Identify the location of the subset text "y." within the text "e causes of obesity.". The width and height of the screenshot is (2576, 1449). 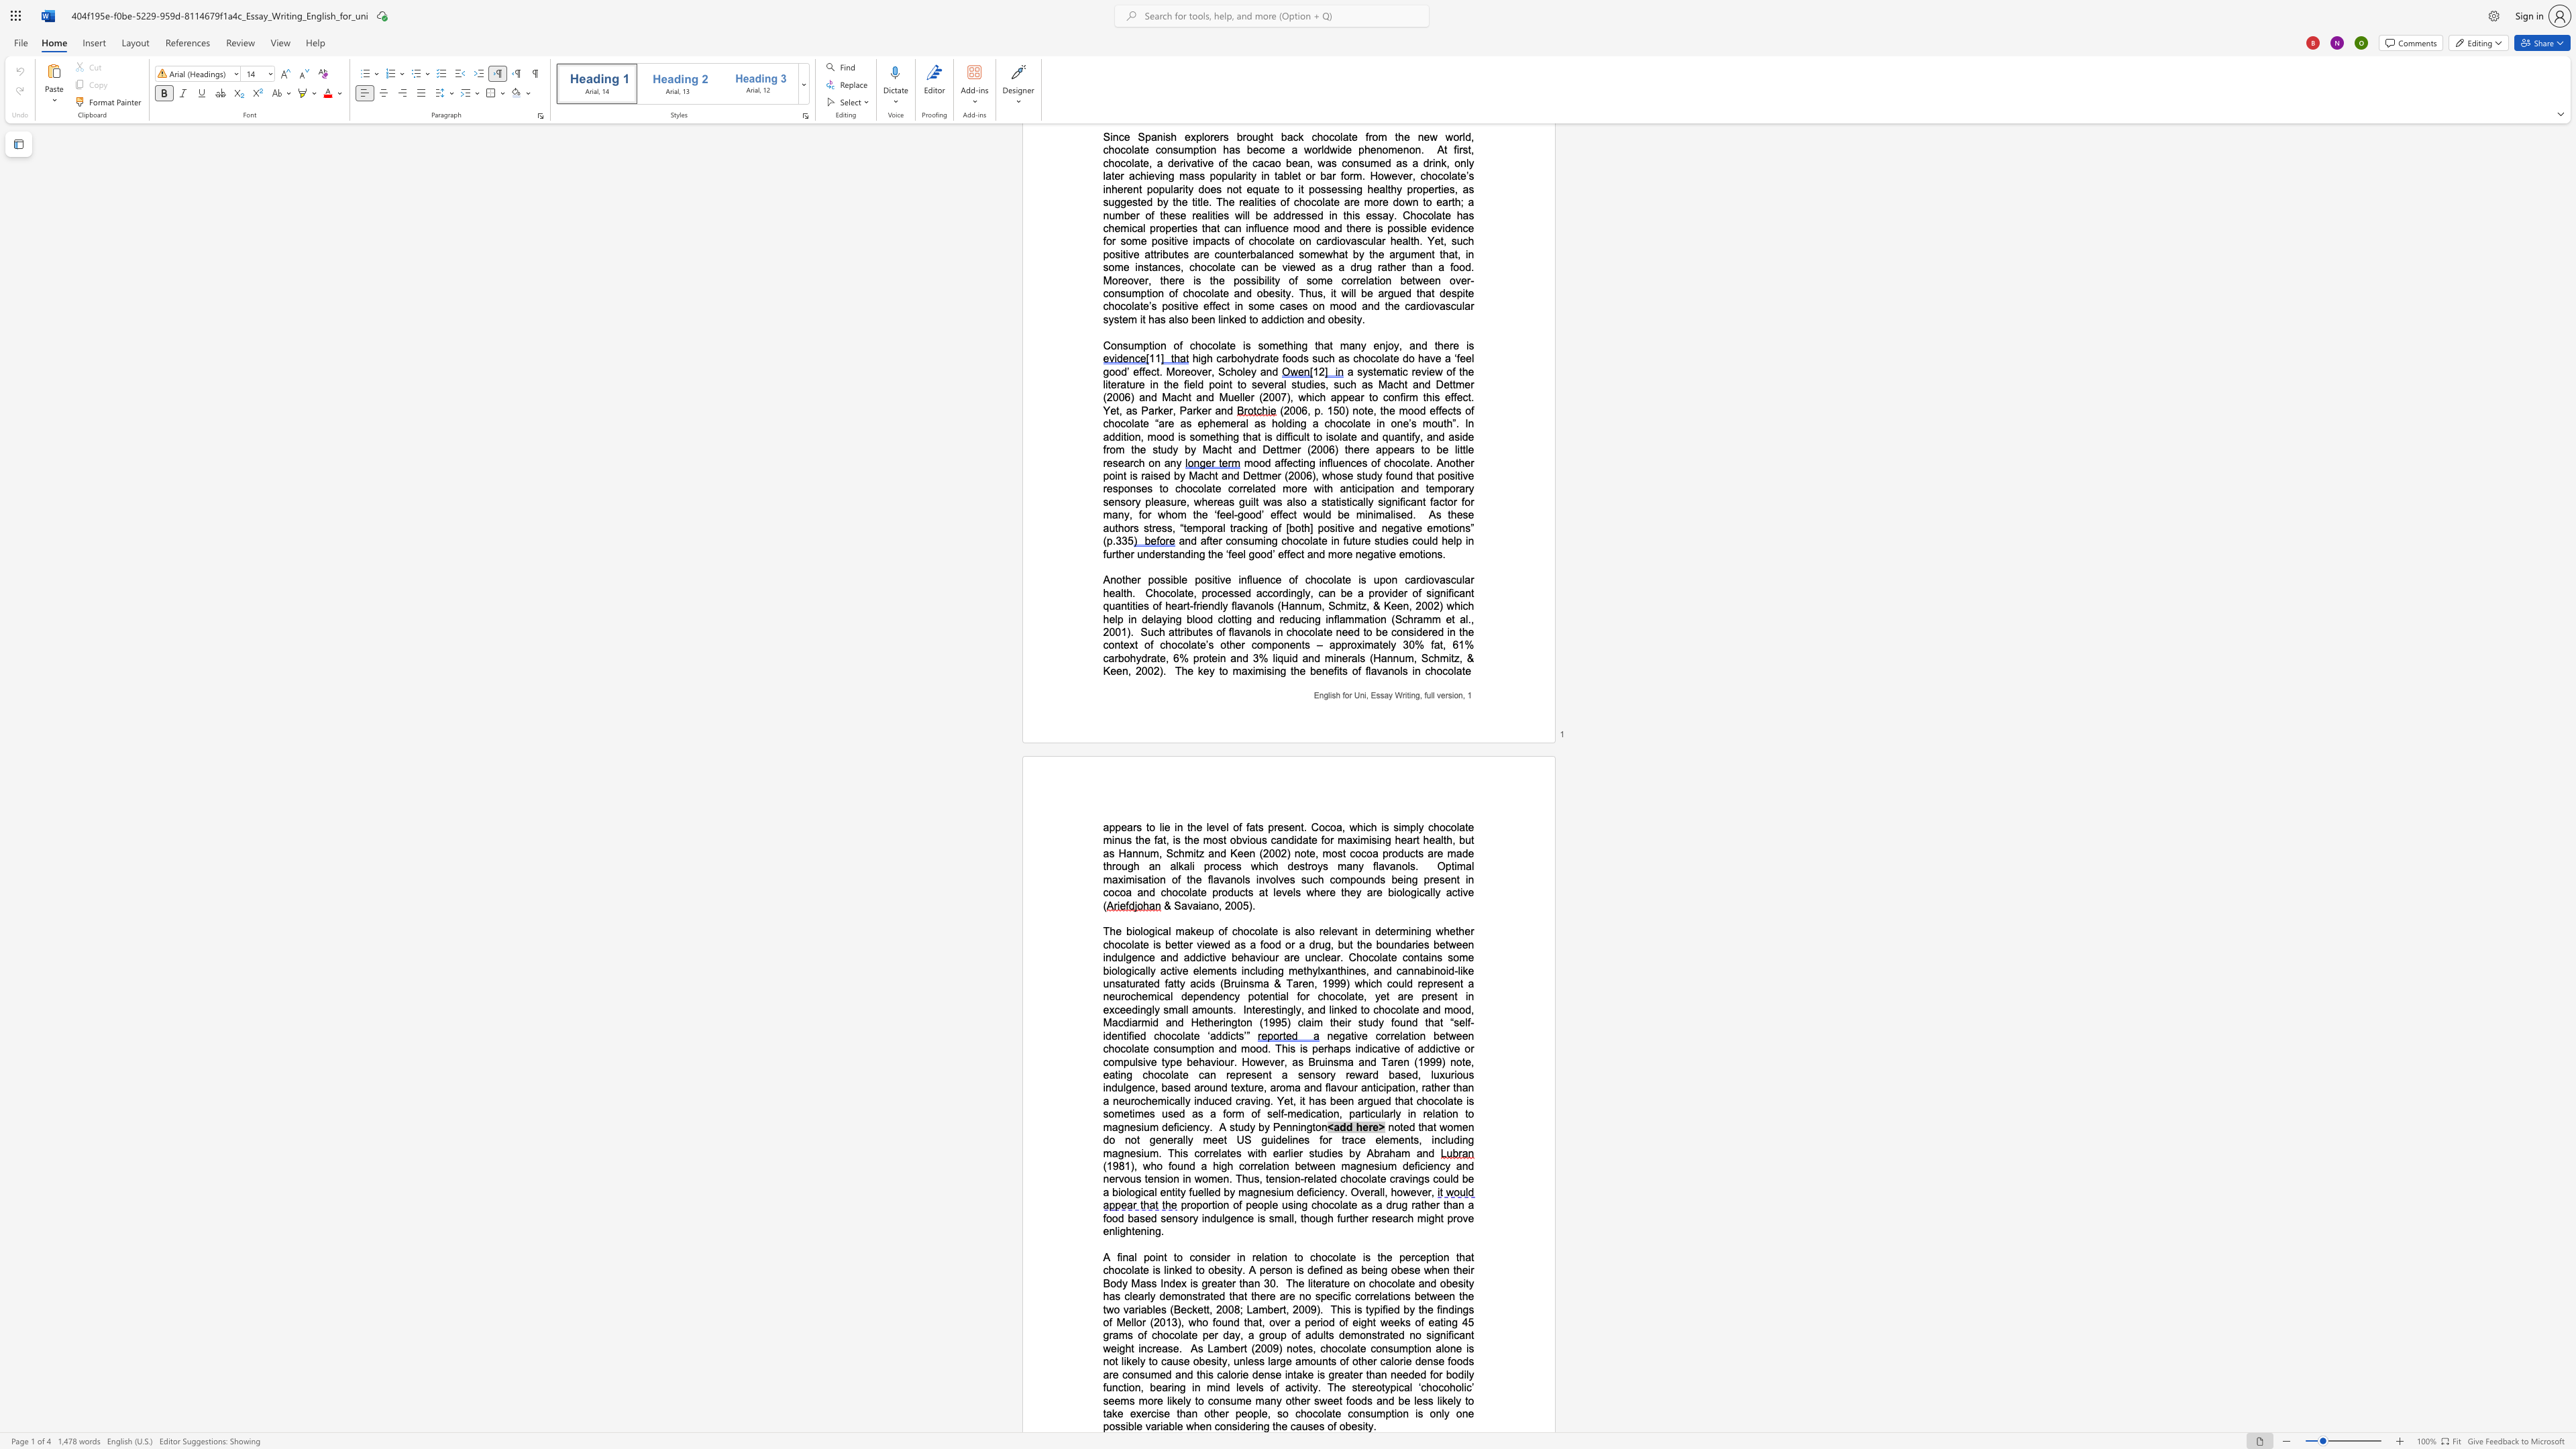
(1366, 1426).